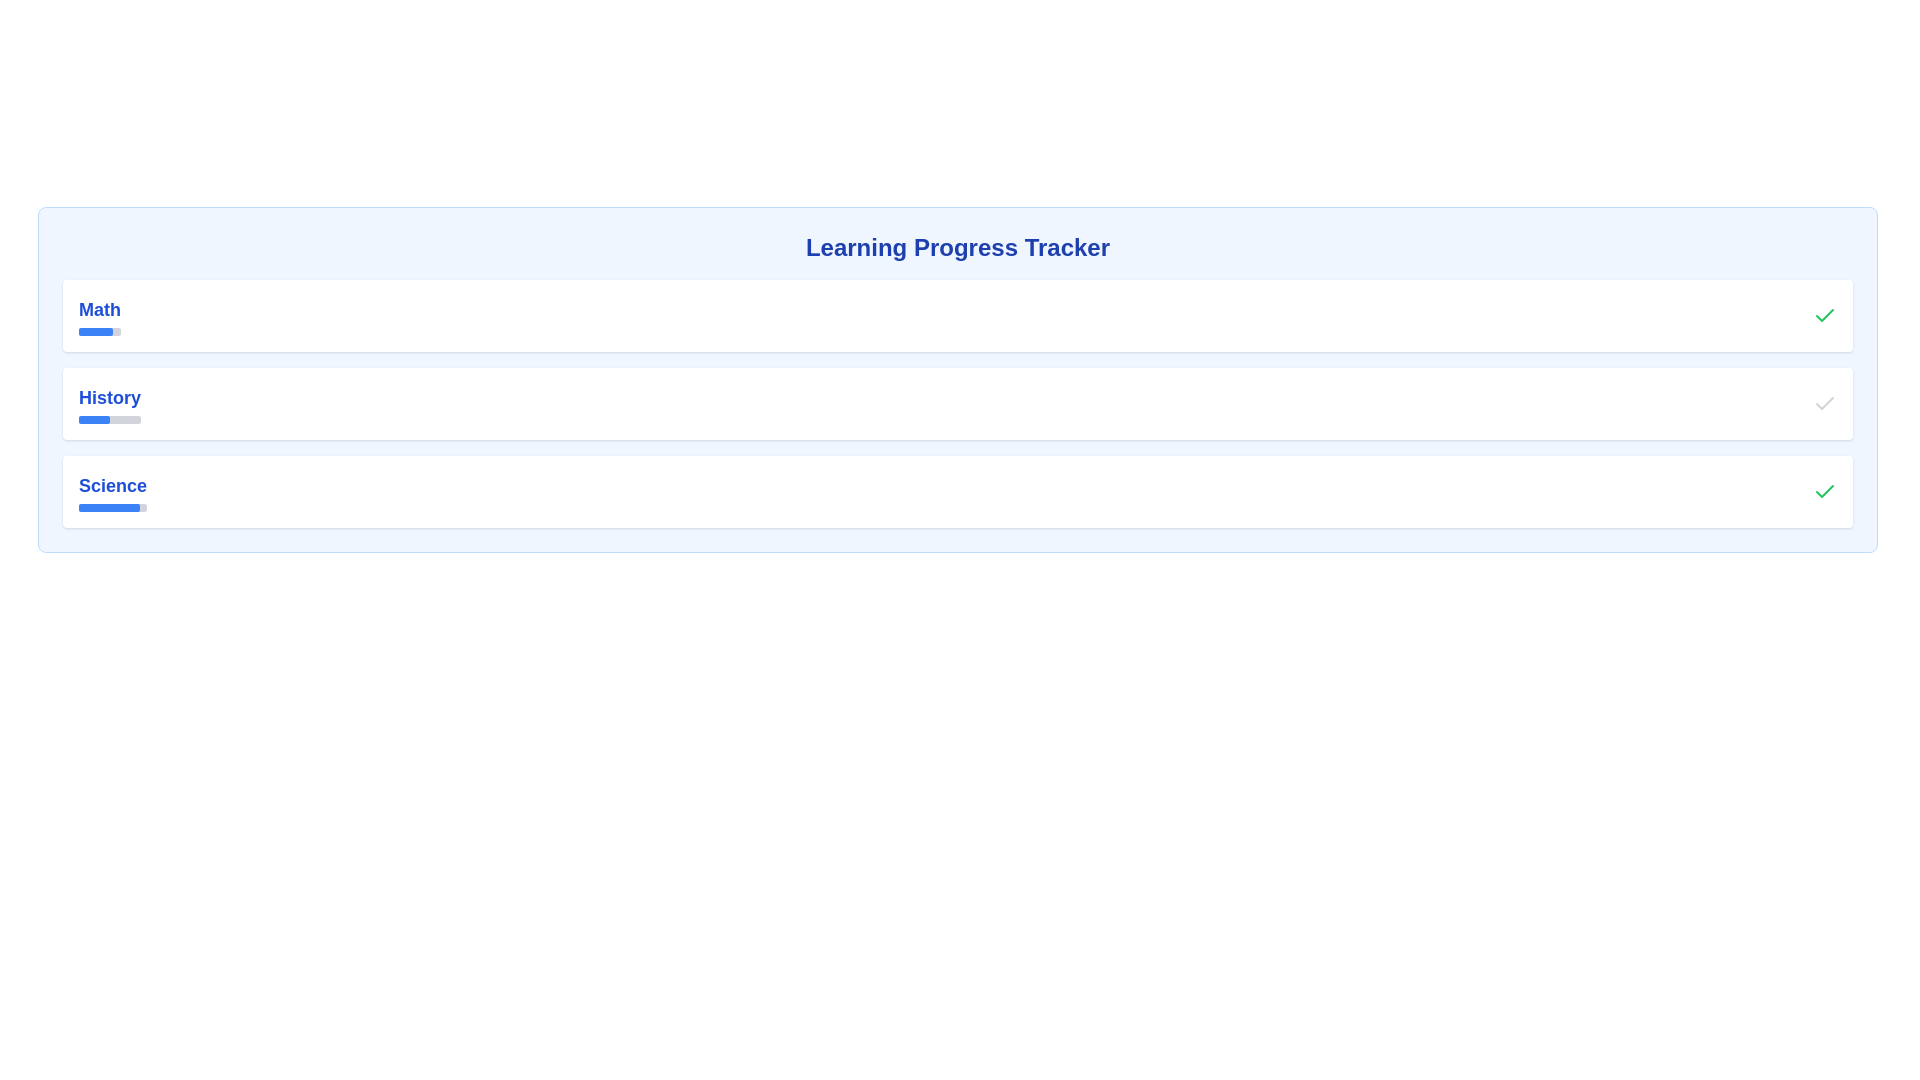 This screenshot has height=1080, width=1920. Describe the element at coordinates (112, 486) in the screenshot. I see `the text label displaying 'Science' which is styled with a blue bold font and is the third item in a list of educational subjects` at that location.